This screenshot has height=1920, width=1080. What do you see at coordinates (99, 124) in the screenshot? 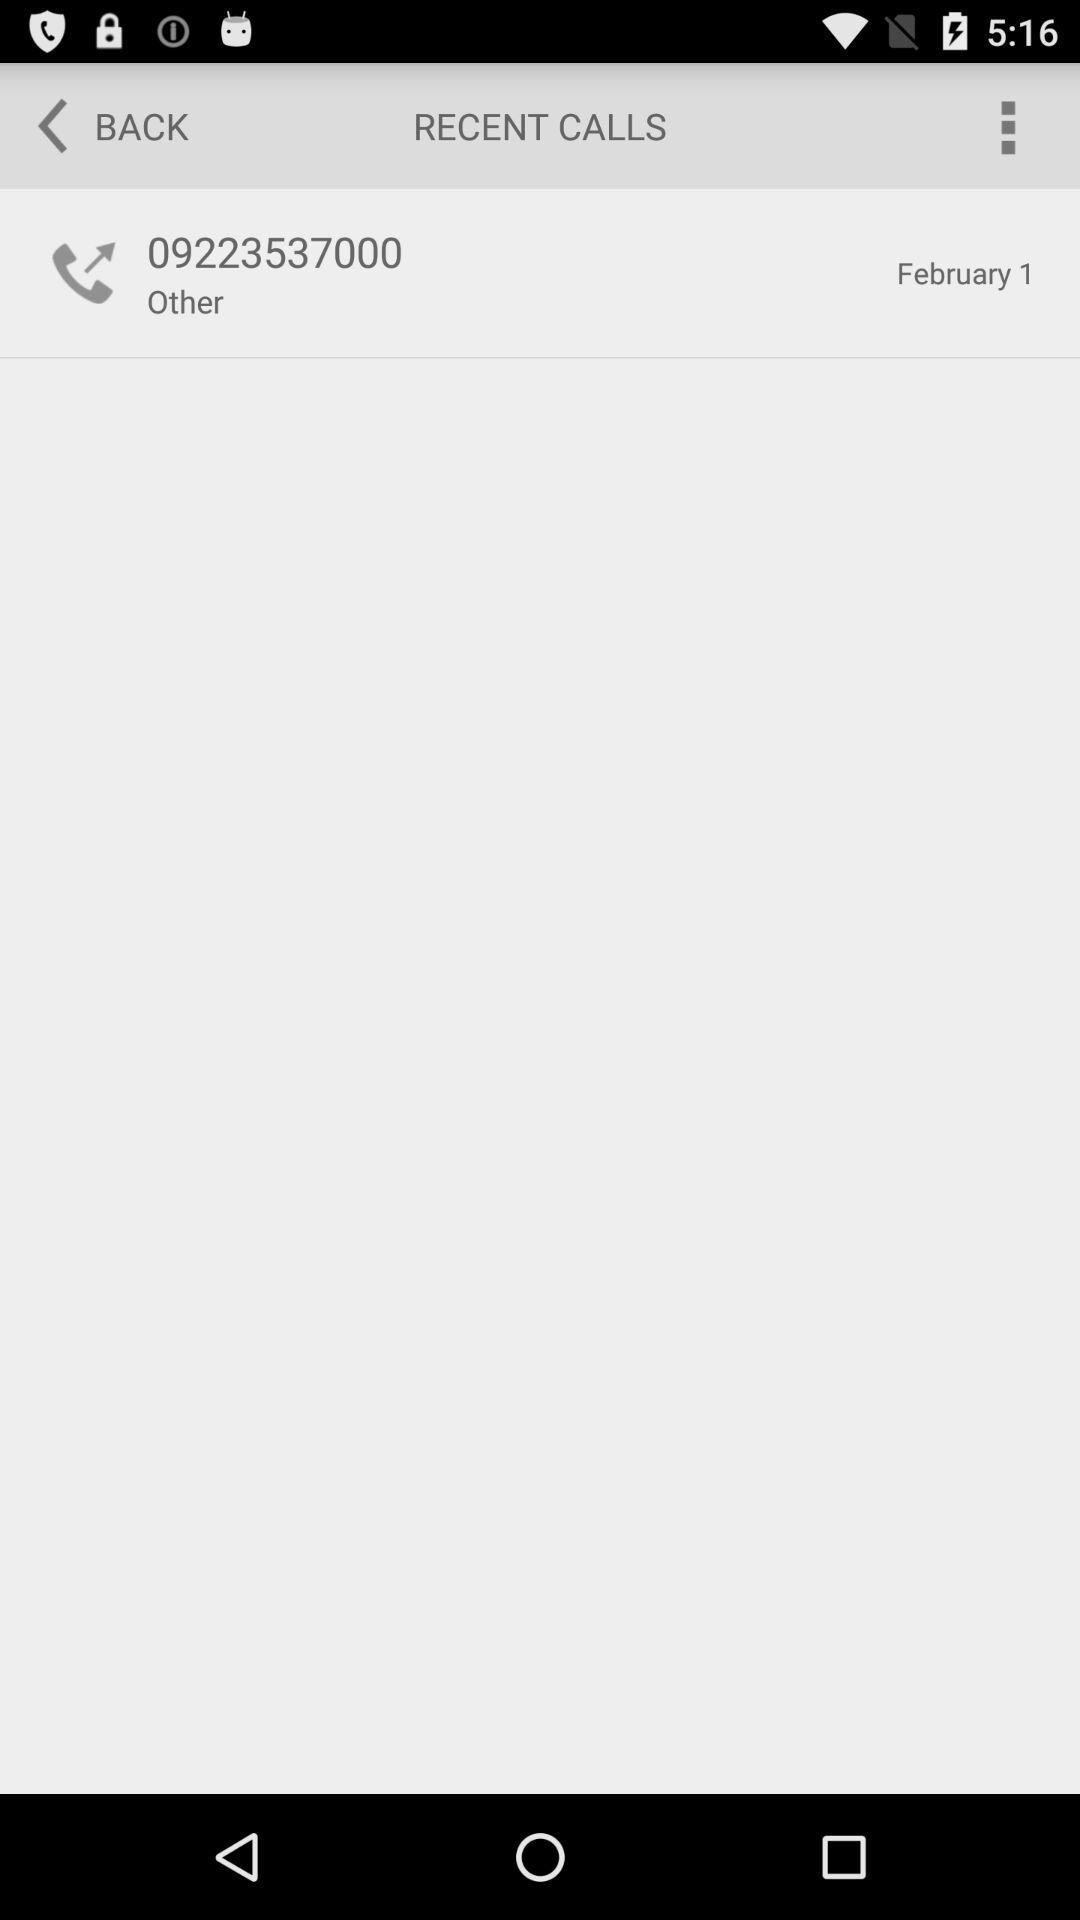
I see `back` at bounding box center [99, 124].